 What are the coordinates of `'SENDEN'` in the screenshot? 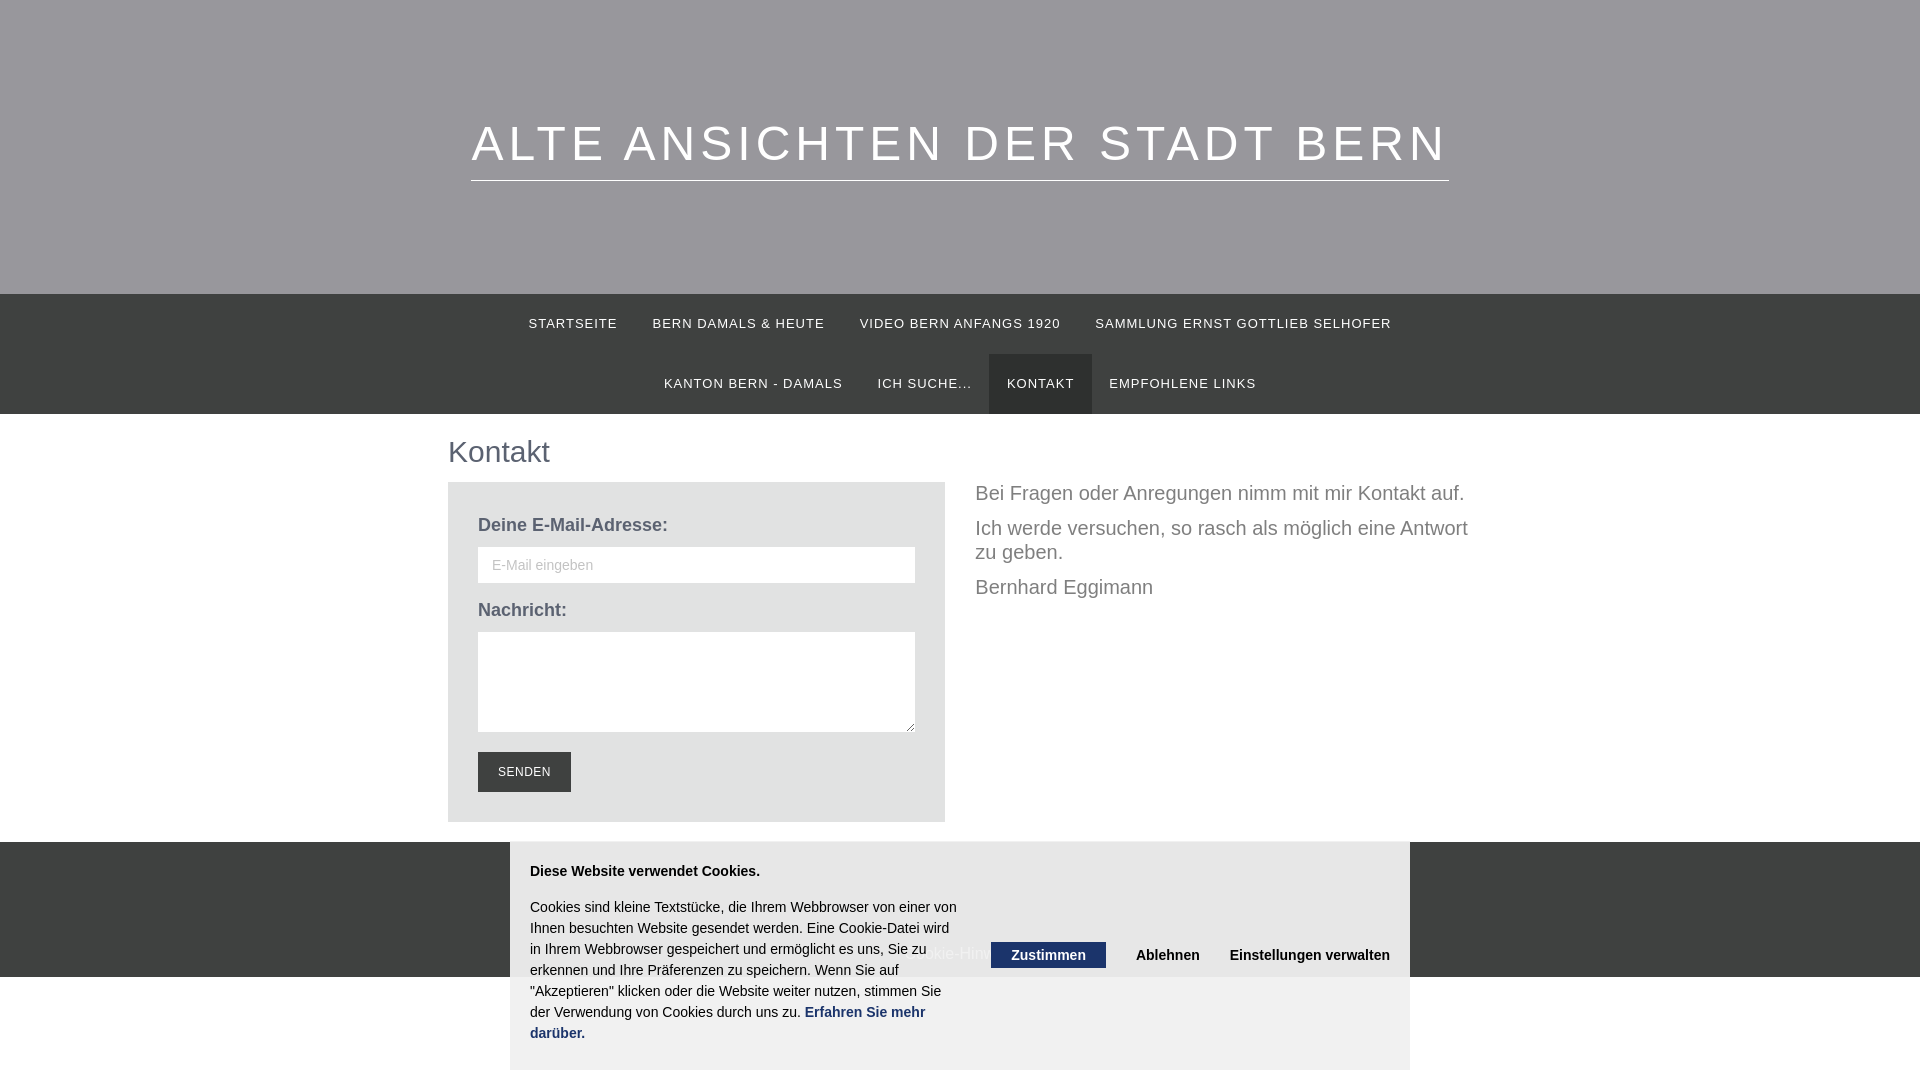 It's located at (524, 770).